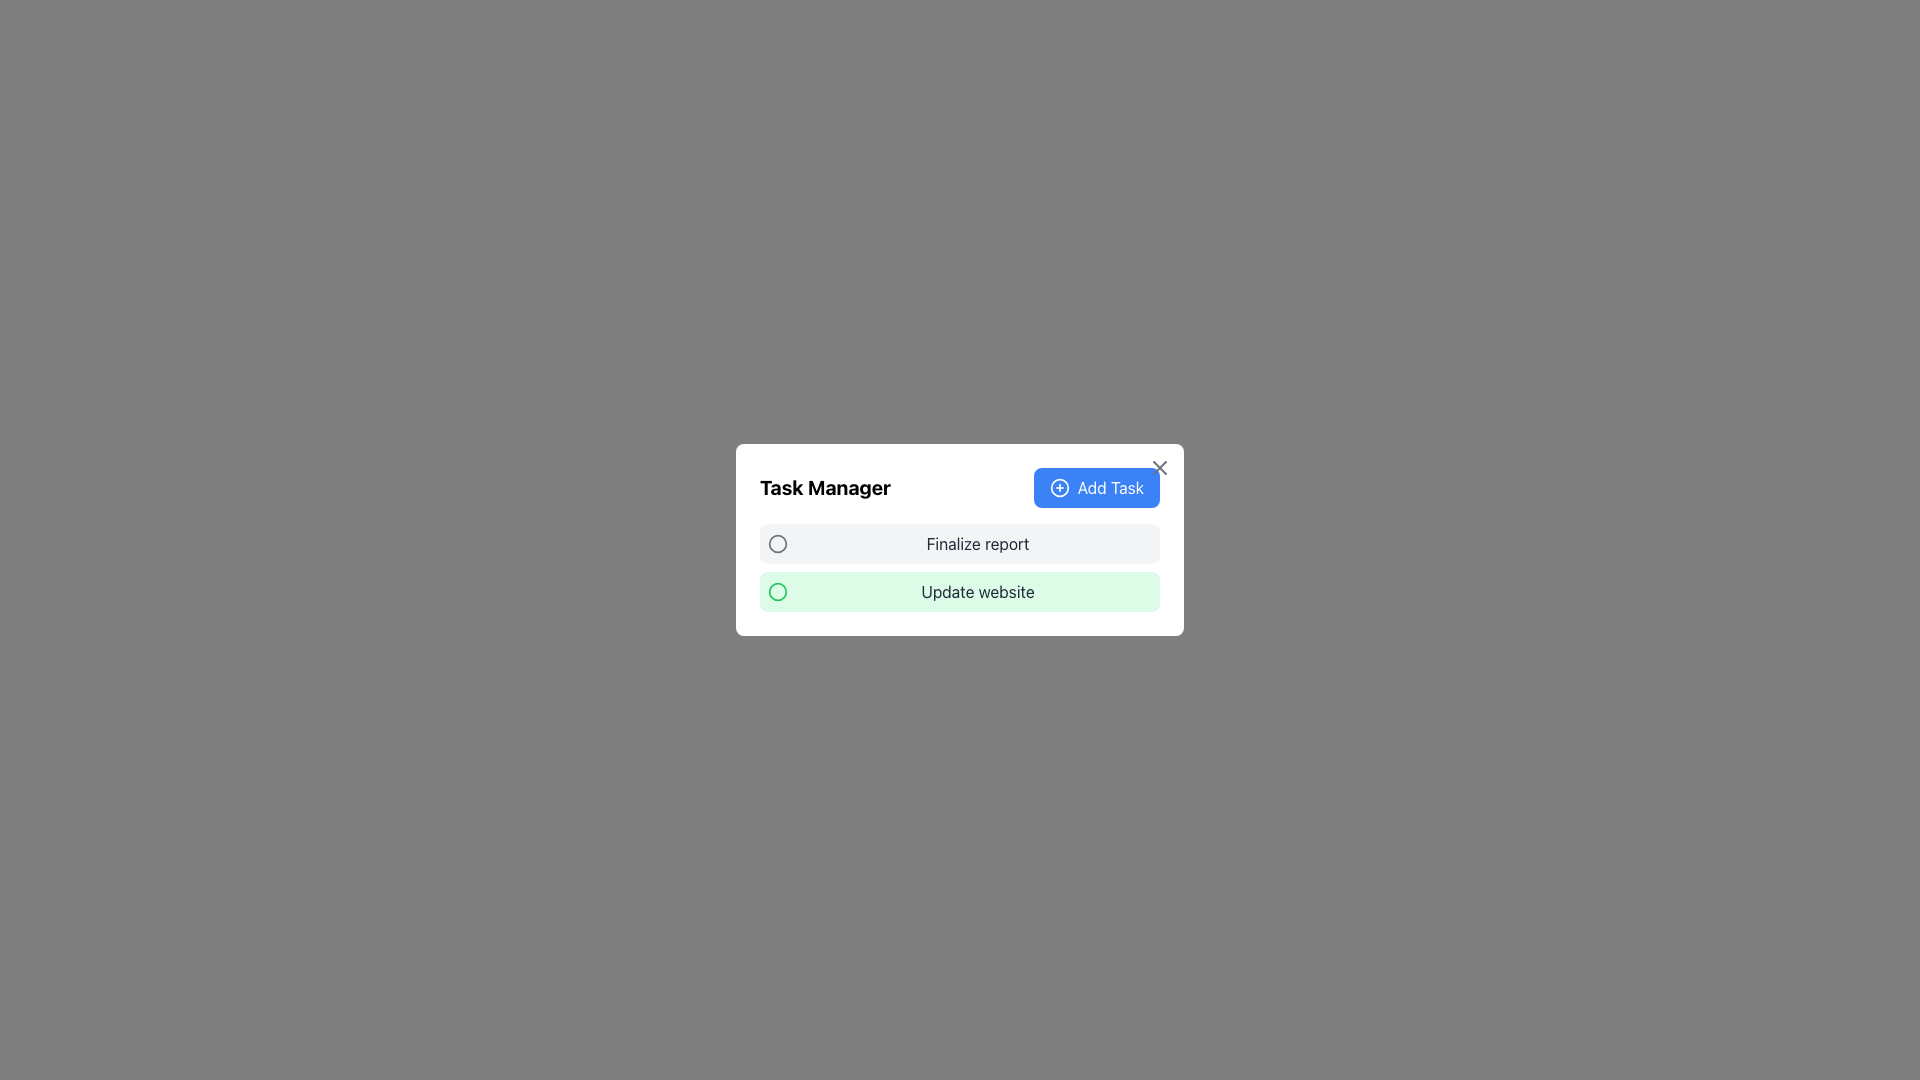 The height and width of the screenshot is (1080, 1920). Describe the element at coordinates (825, 488) in the screenshot. I see `text label displaying 'Task Manager', which is a prominent header in bold and large font located on the interface` at that location.